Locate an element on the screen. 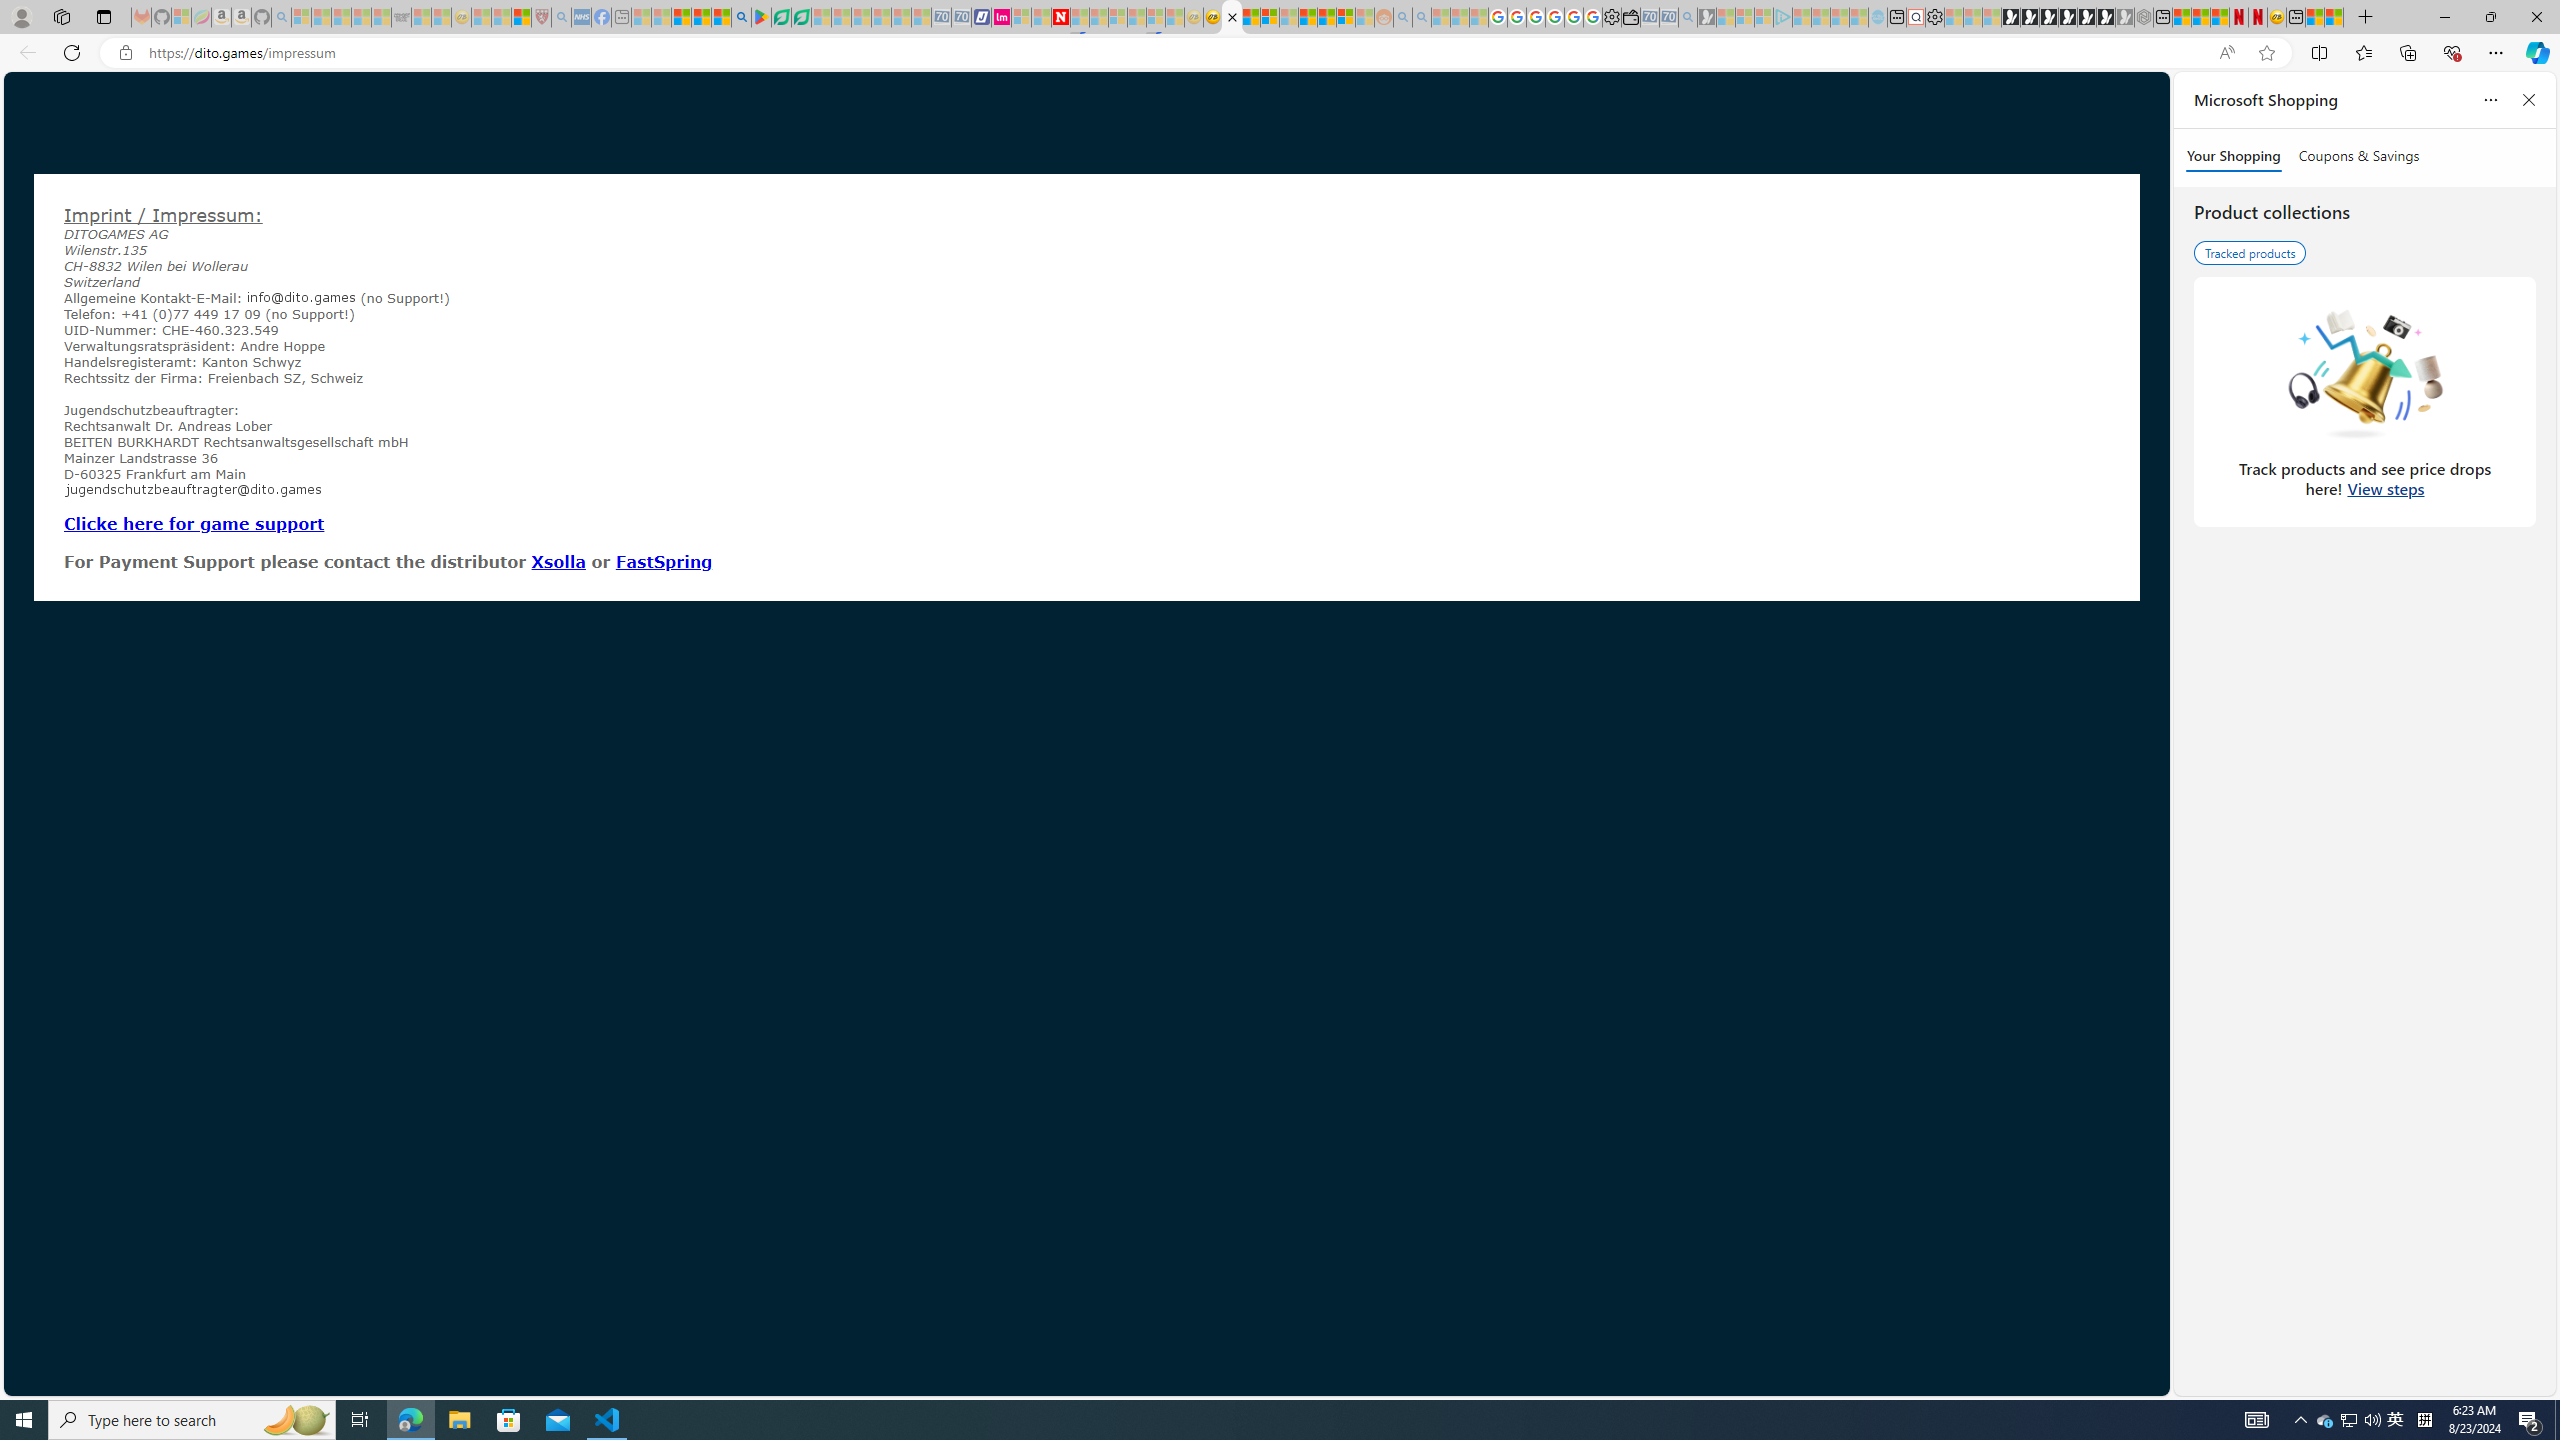 This screenshot has width=2560, height=1440. 'Wildlife - MSN' is located at coordinates (2314, 16).